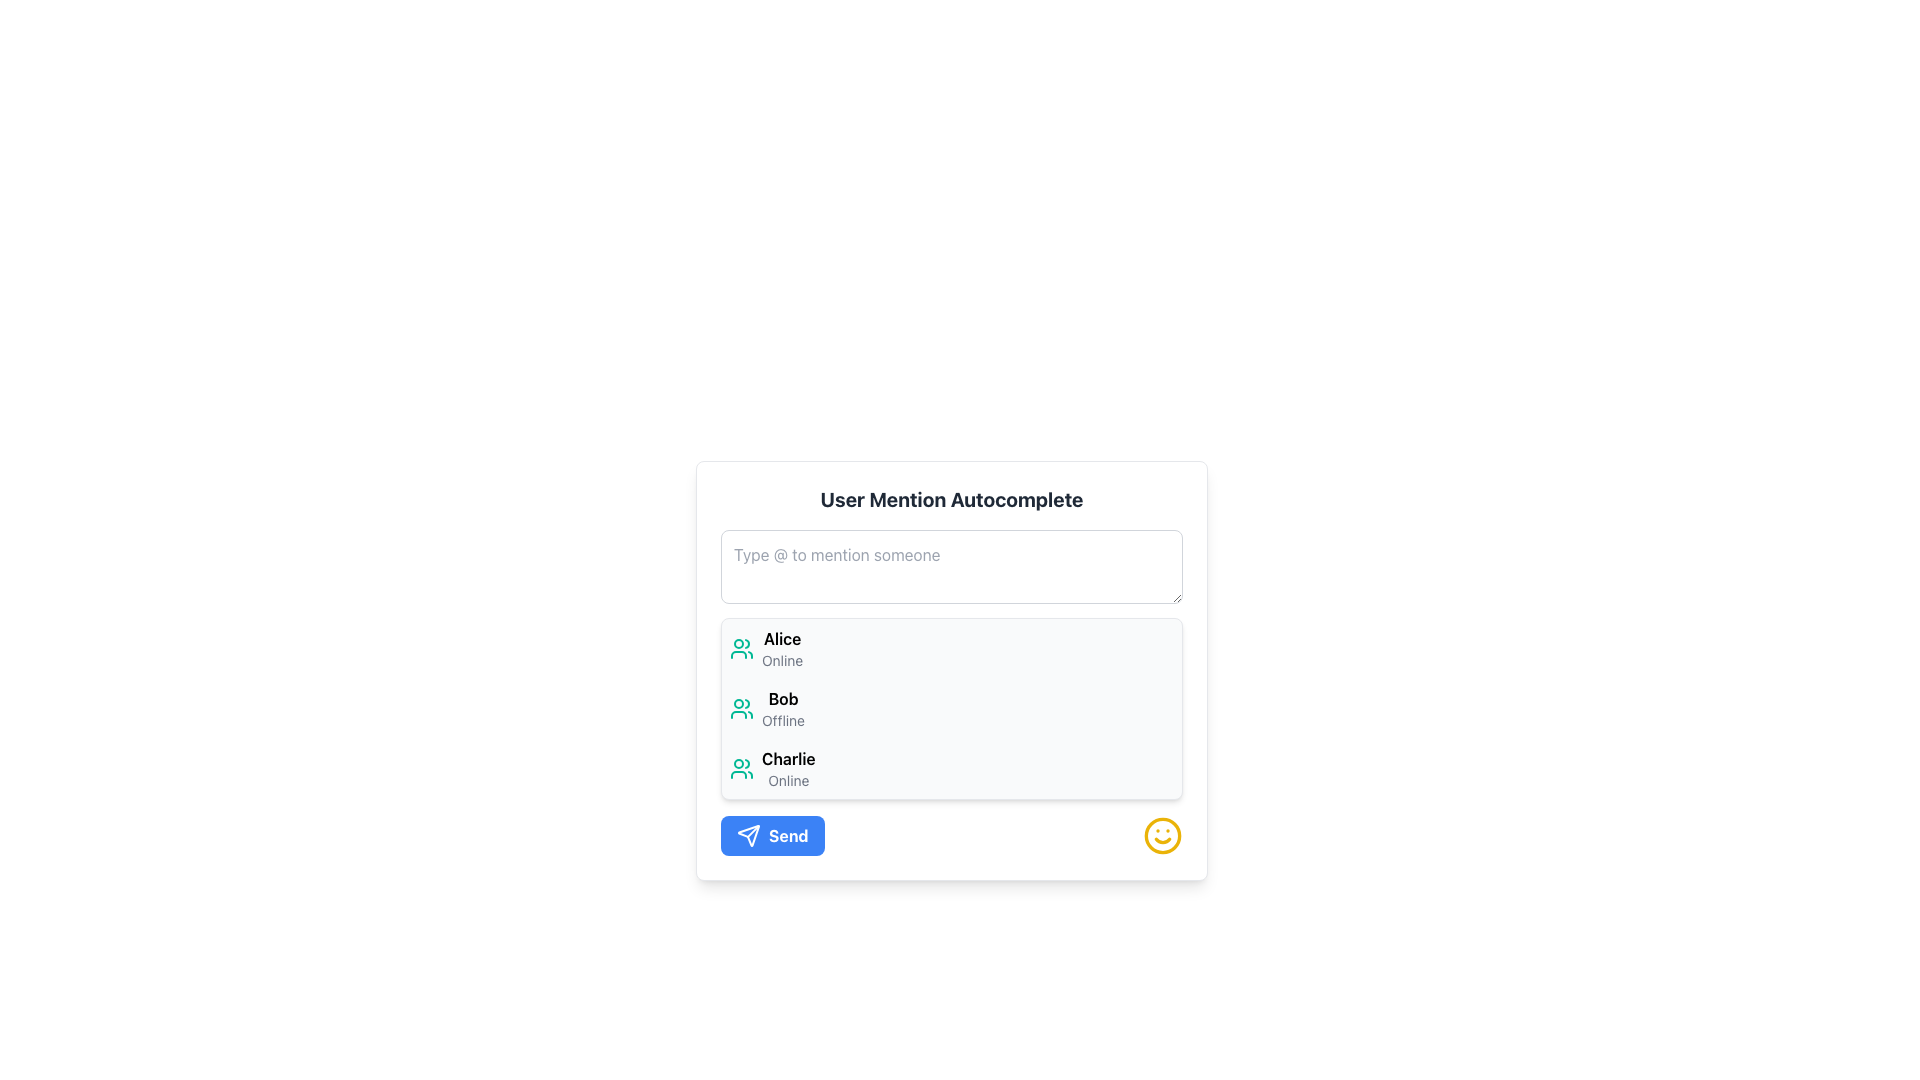  Describe the element at coordinates (787, 767) in the screenshot. I see `the list item displaying the name 'Charlie' and status 'Online'` at that location.